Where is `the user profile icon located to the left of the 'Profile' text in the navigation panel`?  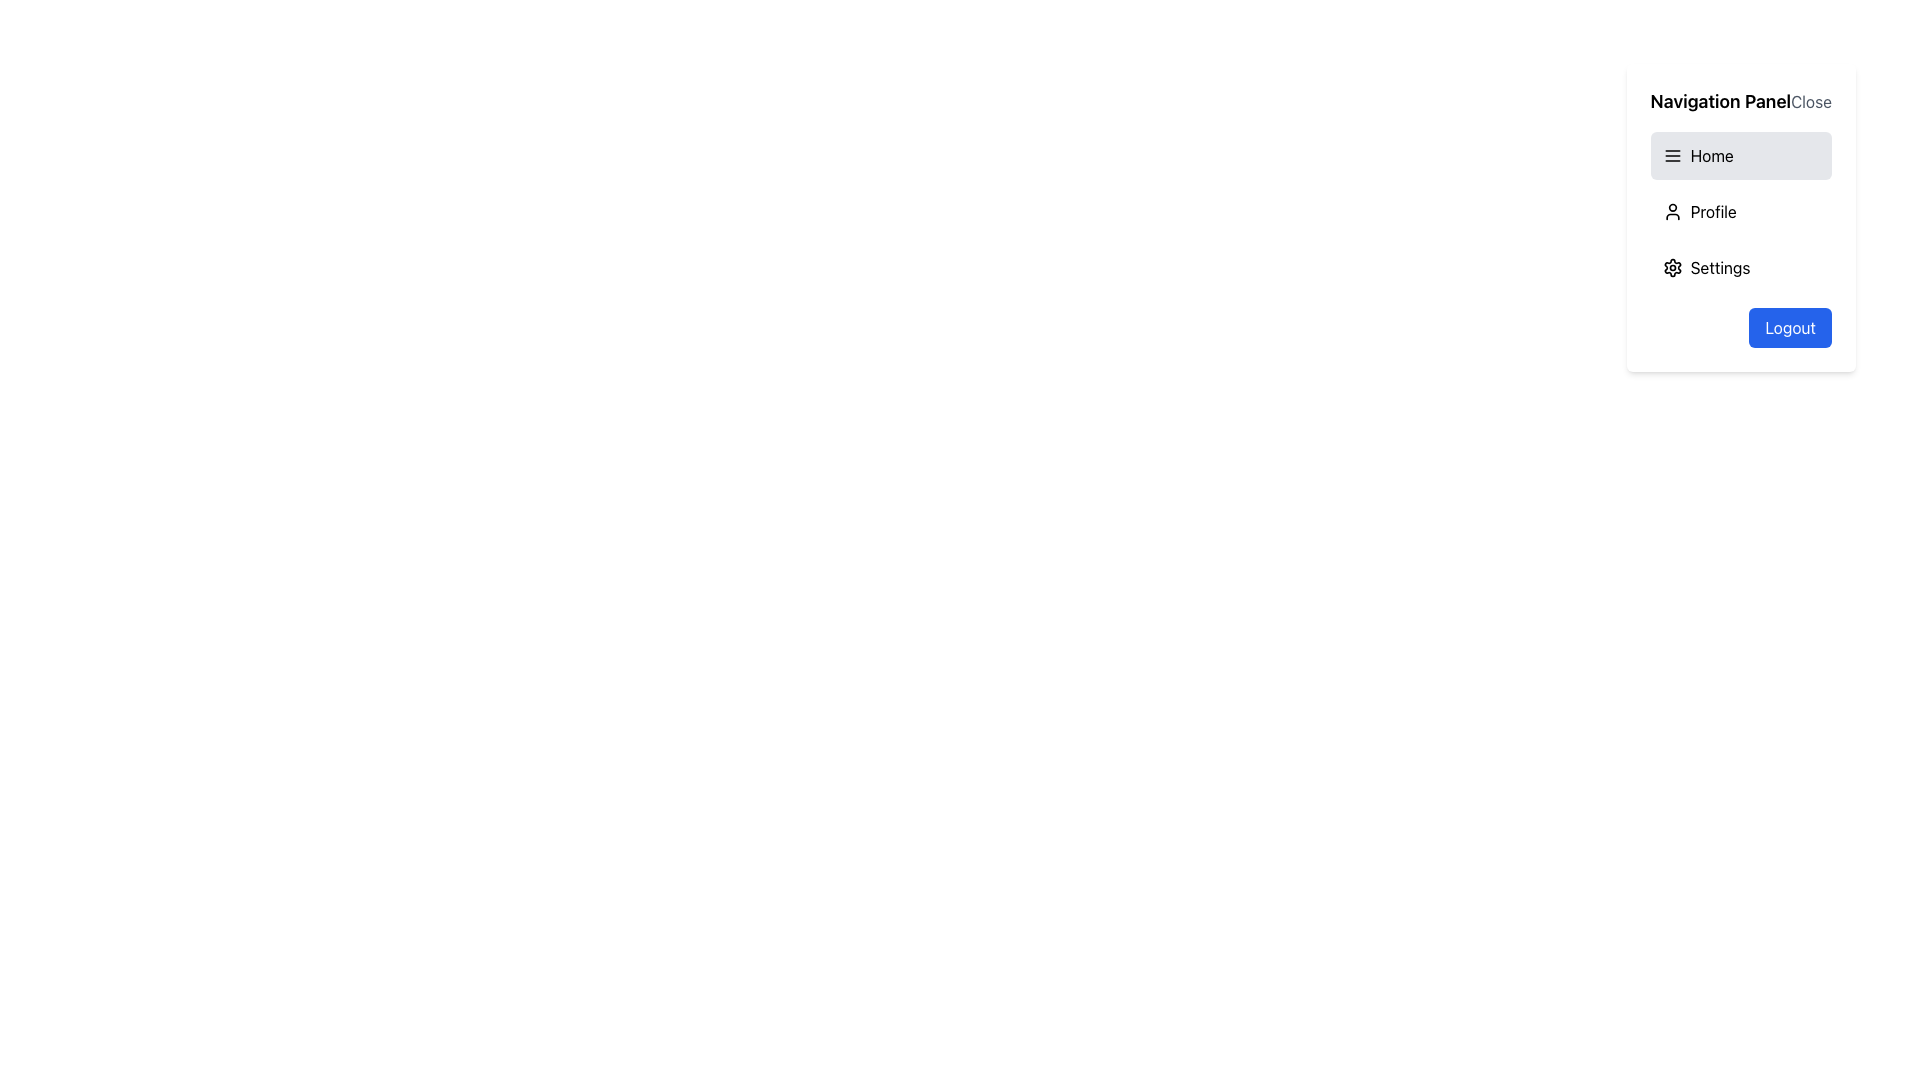 the user profile icon located to the left of the 'Profile' text in the navigation panel is located at coordinates (1672, 212).